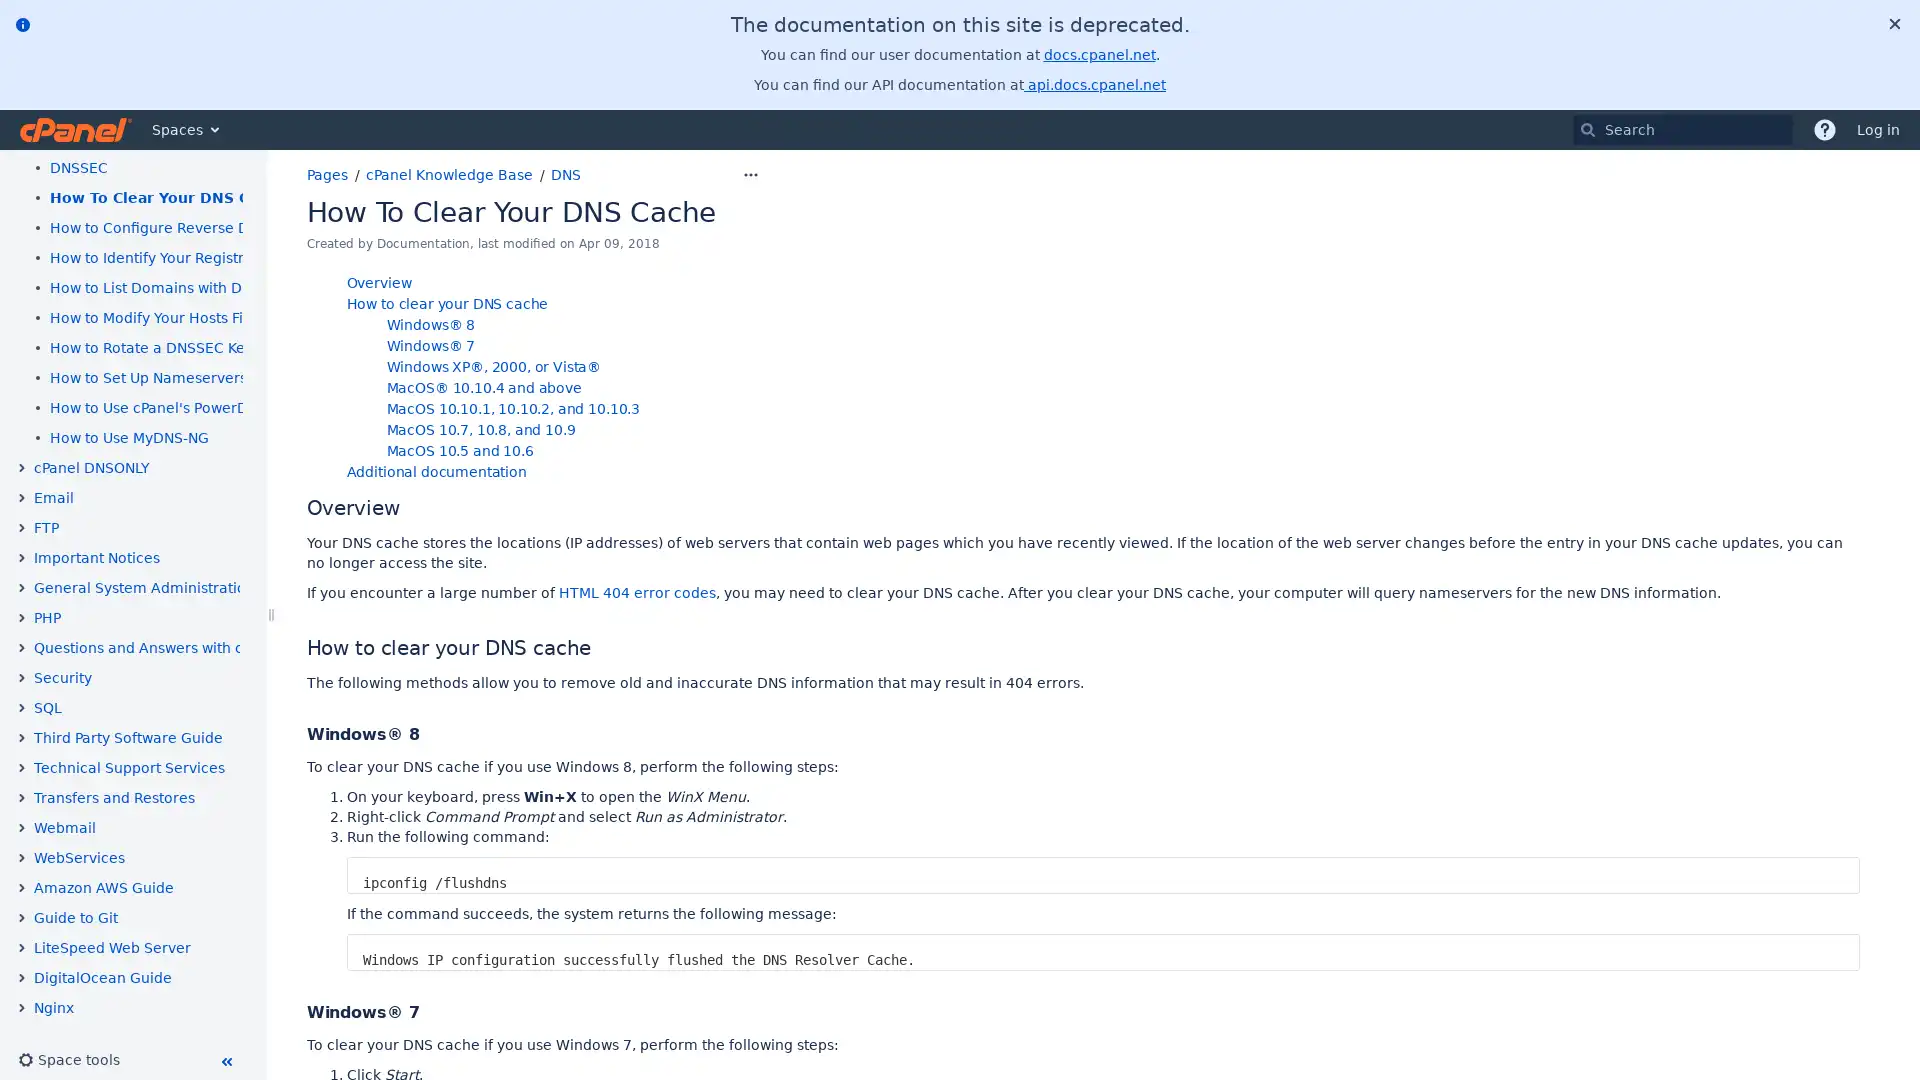  Describe the element at coordinates (1894, 24) in the screenshot. I see `Close` at that location.